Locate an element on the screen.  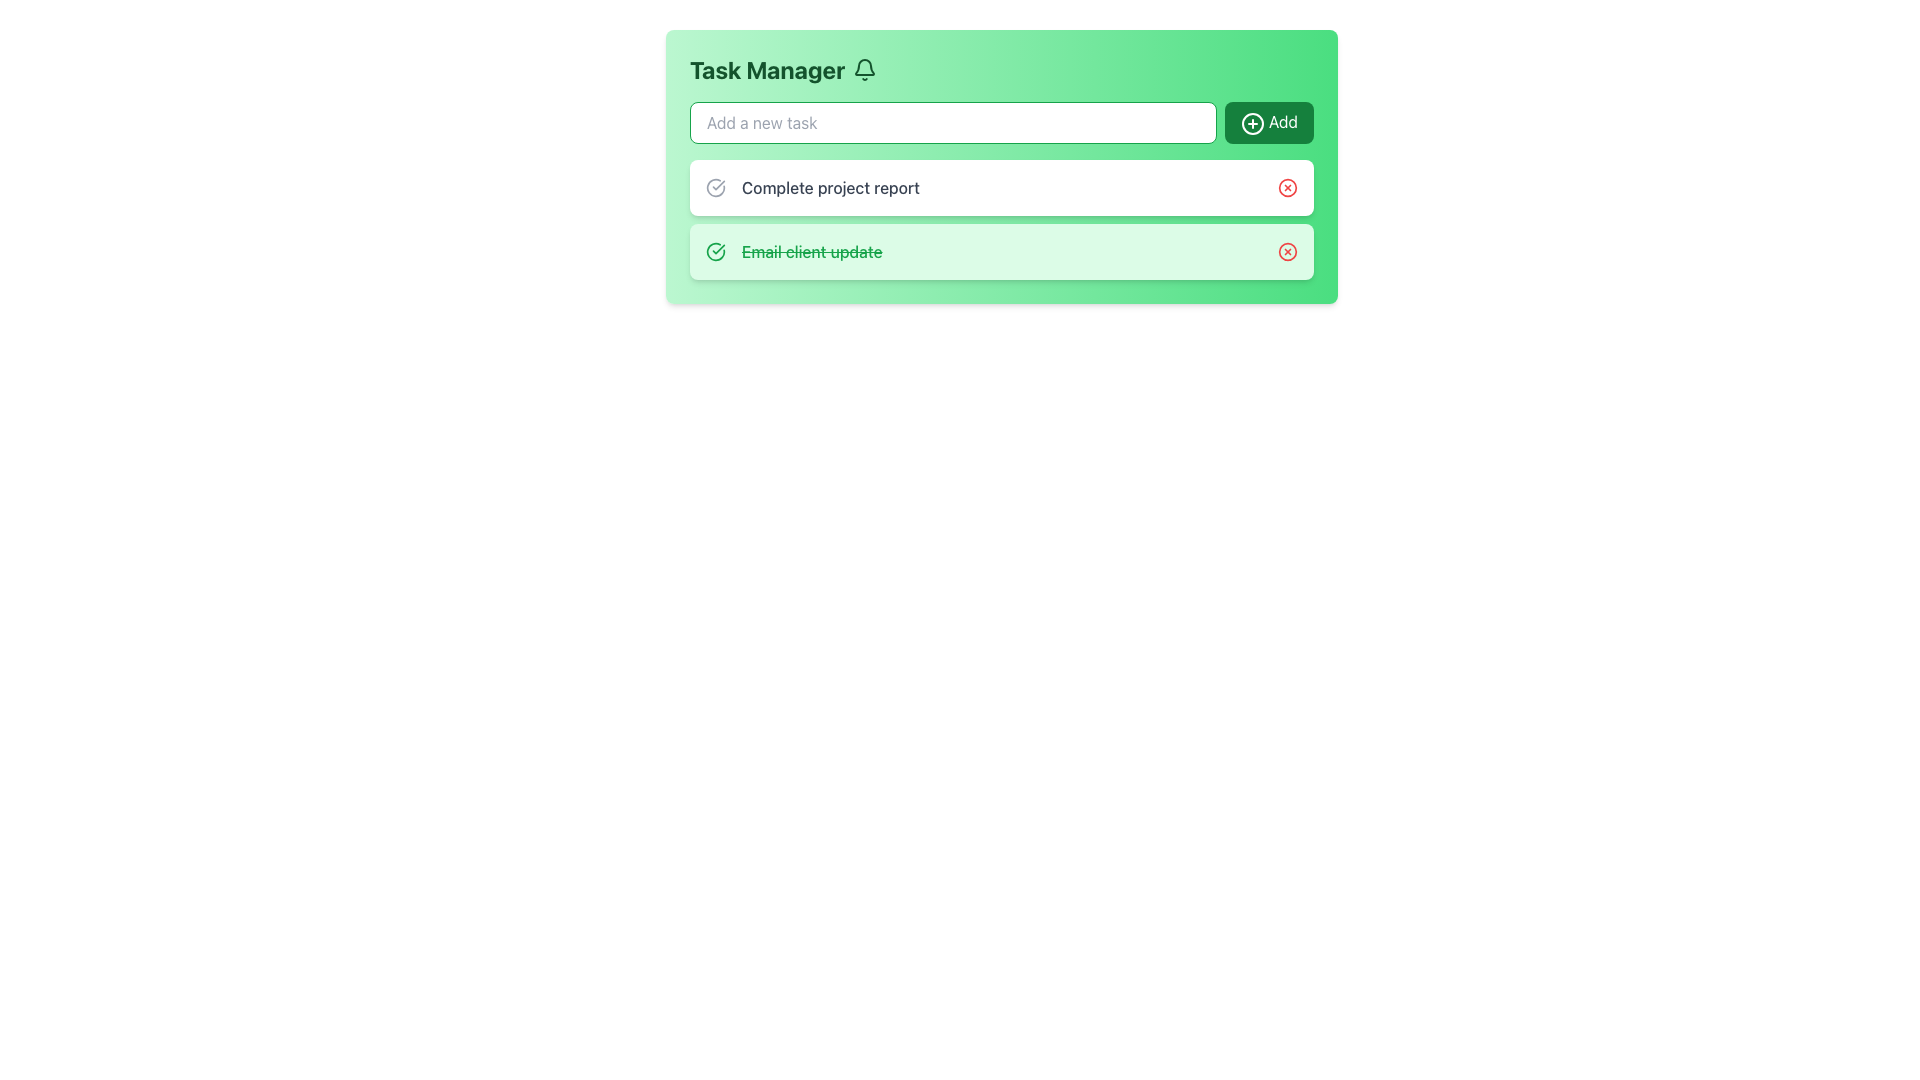
the green circular checkbox icon with a checkmark is located at coordinates (715, 250).